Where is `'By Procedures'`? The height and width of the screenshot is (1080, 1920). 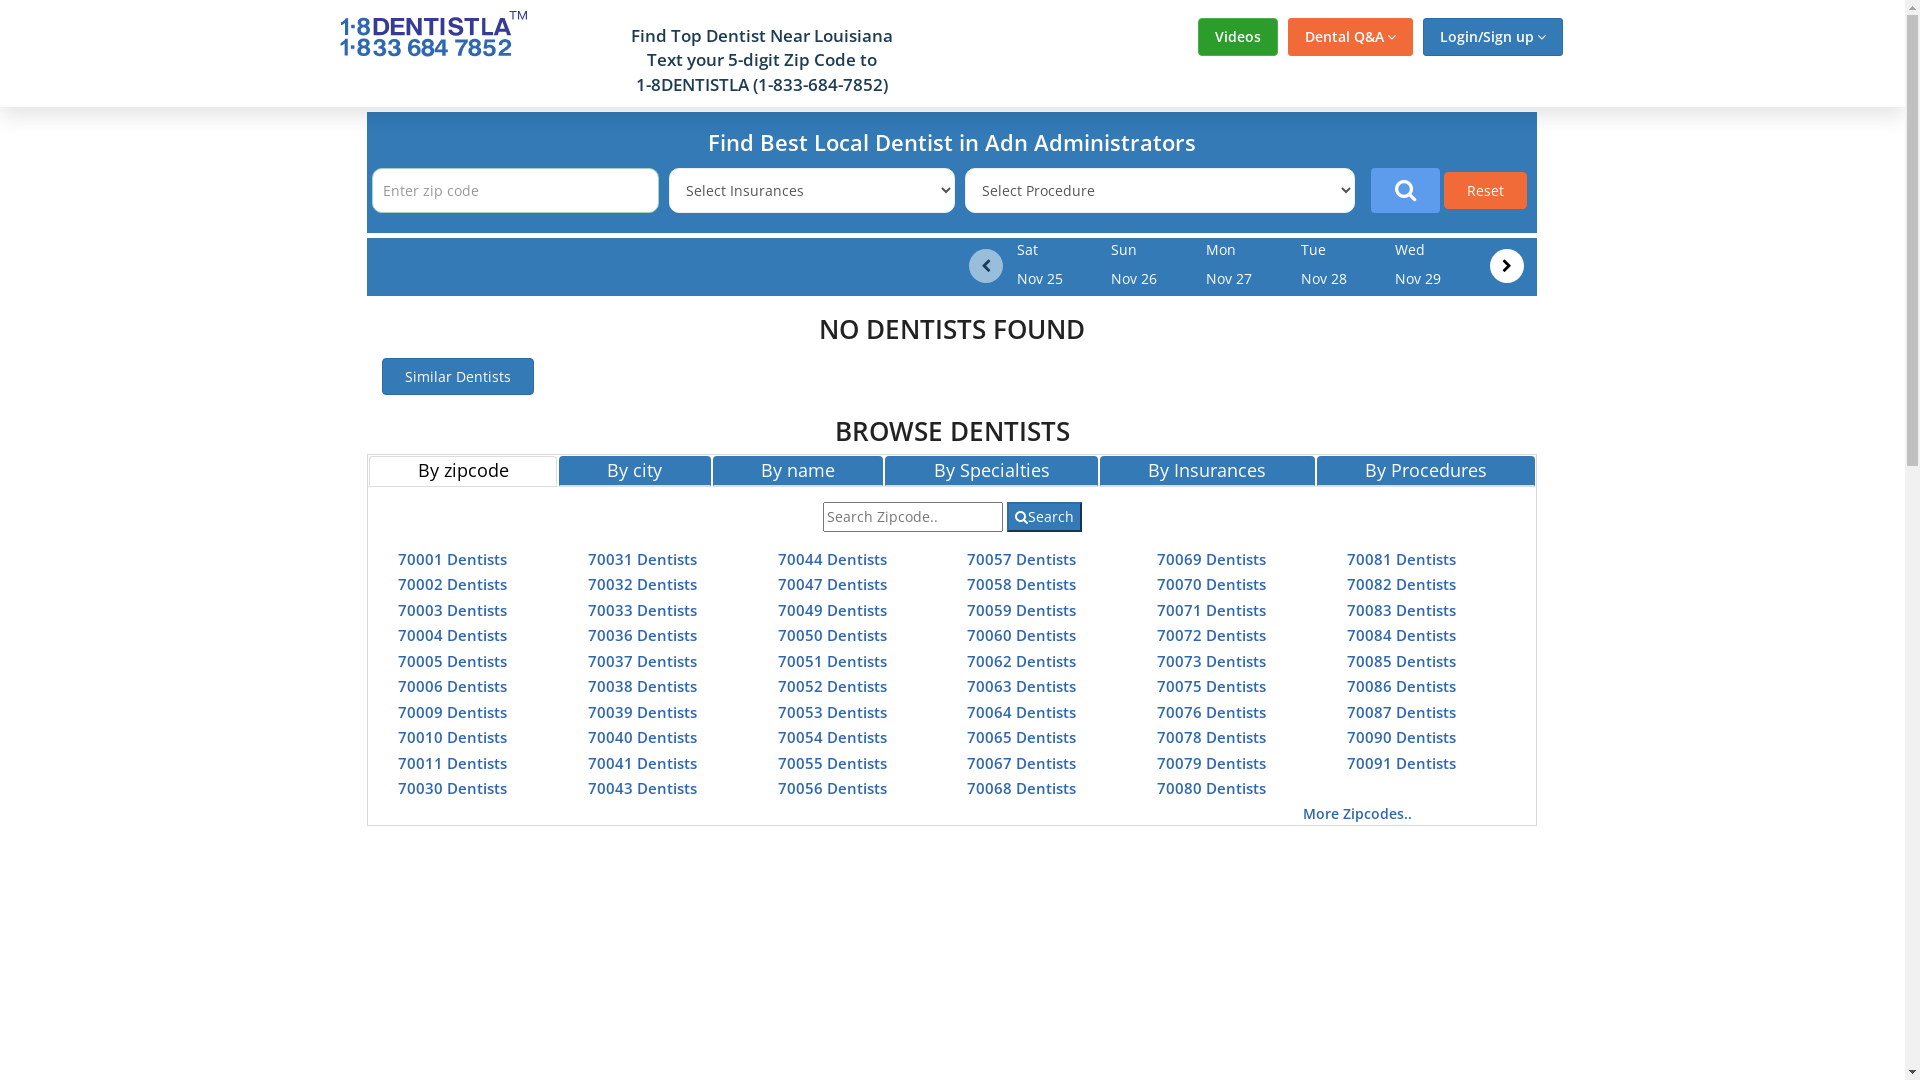
'By Procedures' is located at coordinates (1425, 470).